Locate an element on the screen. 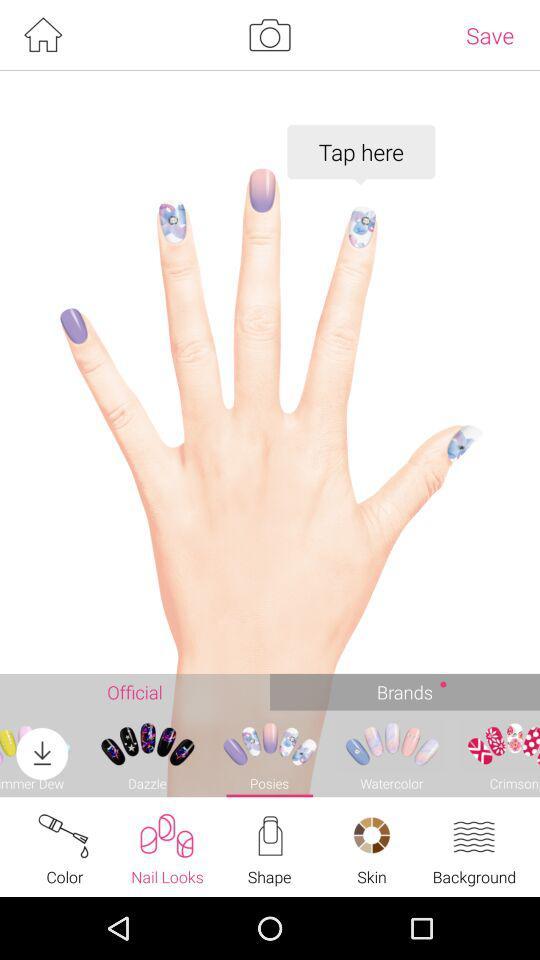  the home icon is located at coordinates (42, 36).